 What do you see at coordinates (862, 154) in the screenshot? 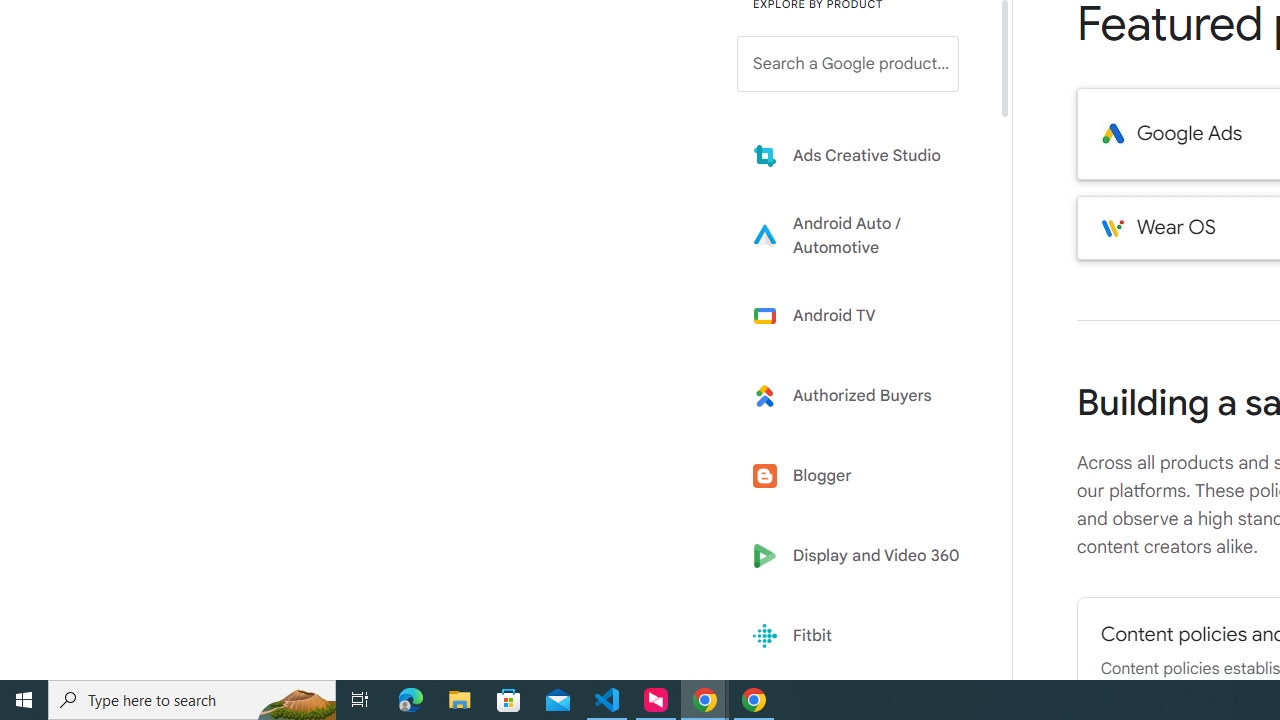
I see `'Learn more about Ads Creative Studio'` at bounding box center [862, 154].